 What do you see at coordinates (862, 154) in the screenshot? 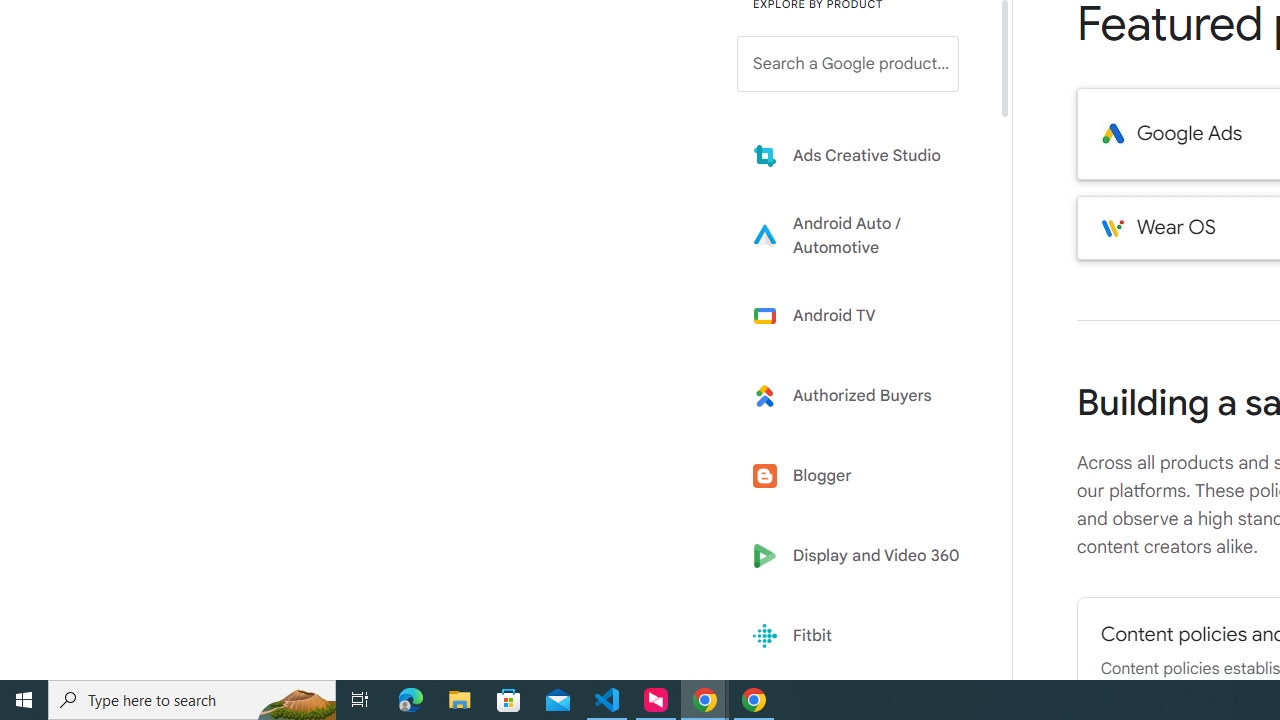
I see `'Learn more about Ads Creative Studio'` at bounding box center [862, 154].